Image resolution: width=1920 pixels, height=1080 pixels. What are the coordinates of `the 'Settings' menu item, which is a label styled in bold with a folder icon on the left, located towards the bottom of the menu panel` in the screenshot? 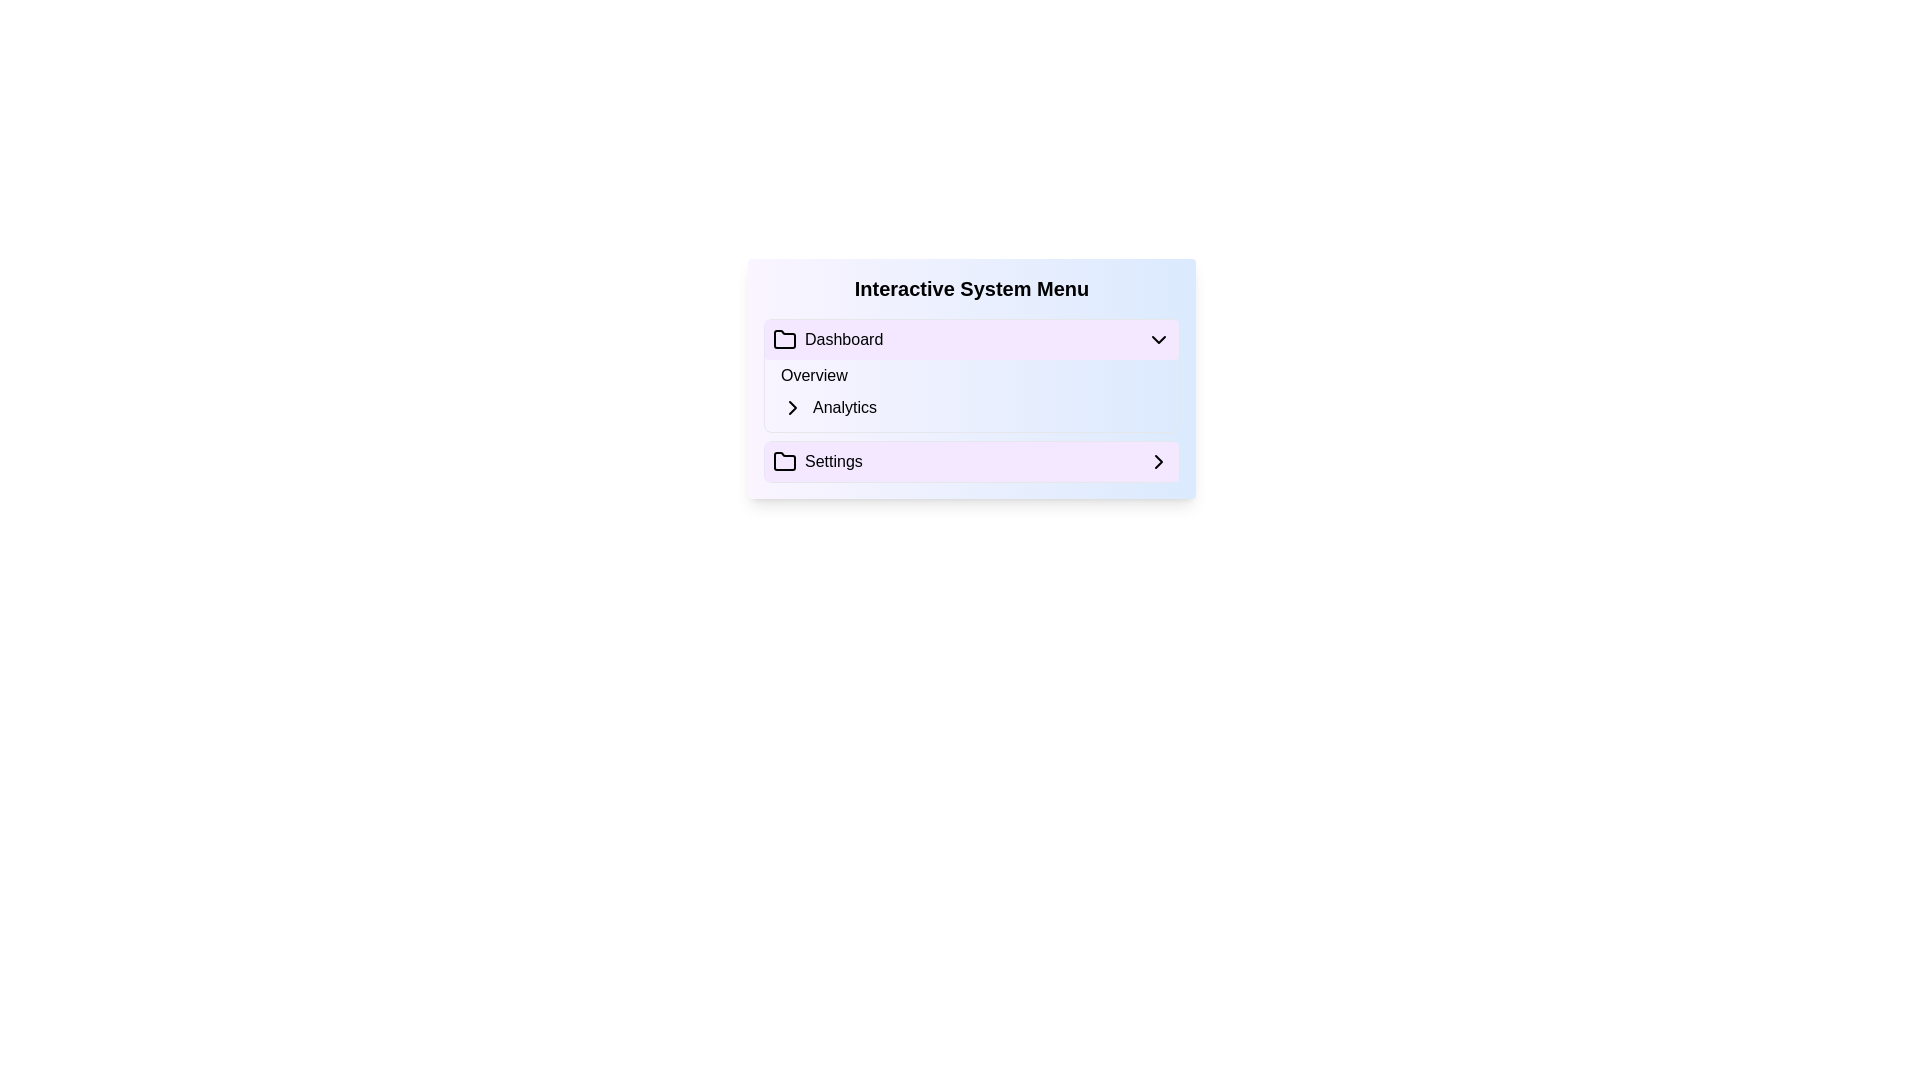 It's located at (817, 462).